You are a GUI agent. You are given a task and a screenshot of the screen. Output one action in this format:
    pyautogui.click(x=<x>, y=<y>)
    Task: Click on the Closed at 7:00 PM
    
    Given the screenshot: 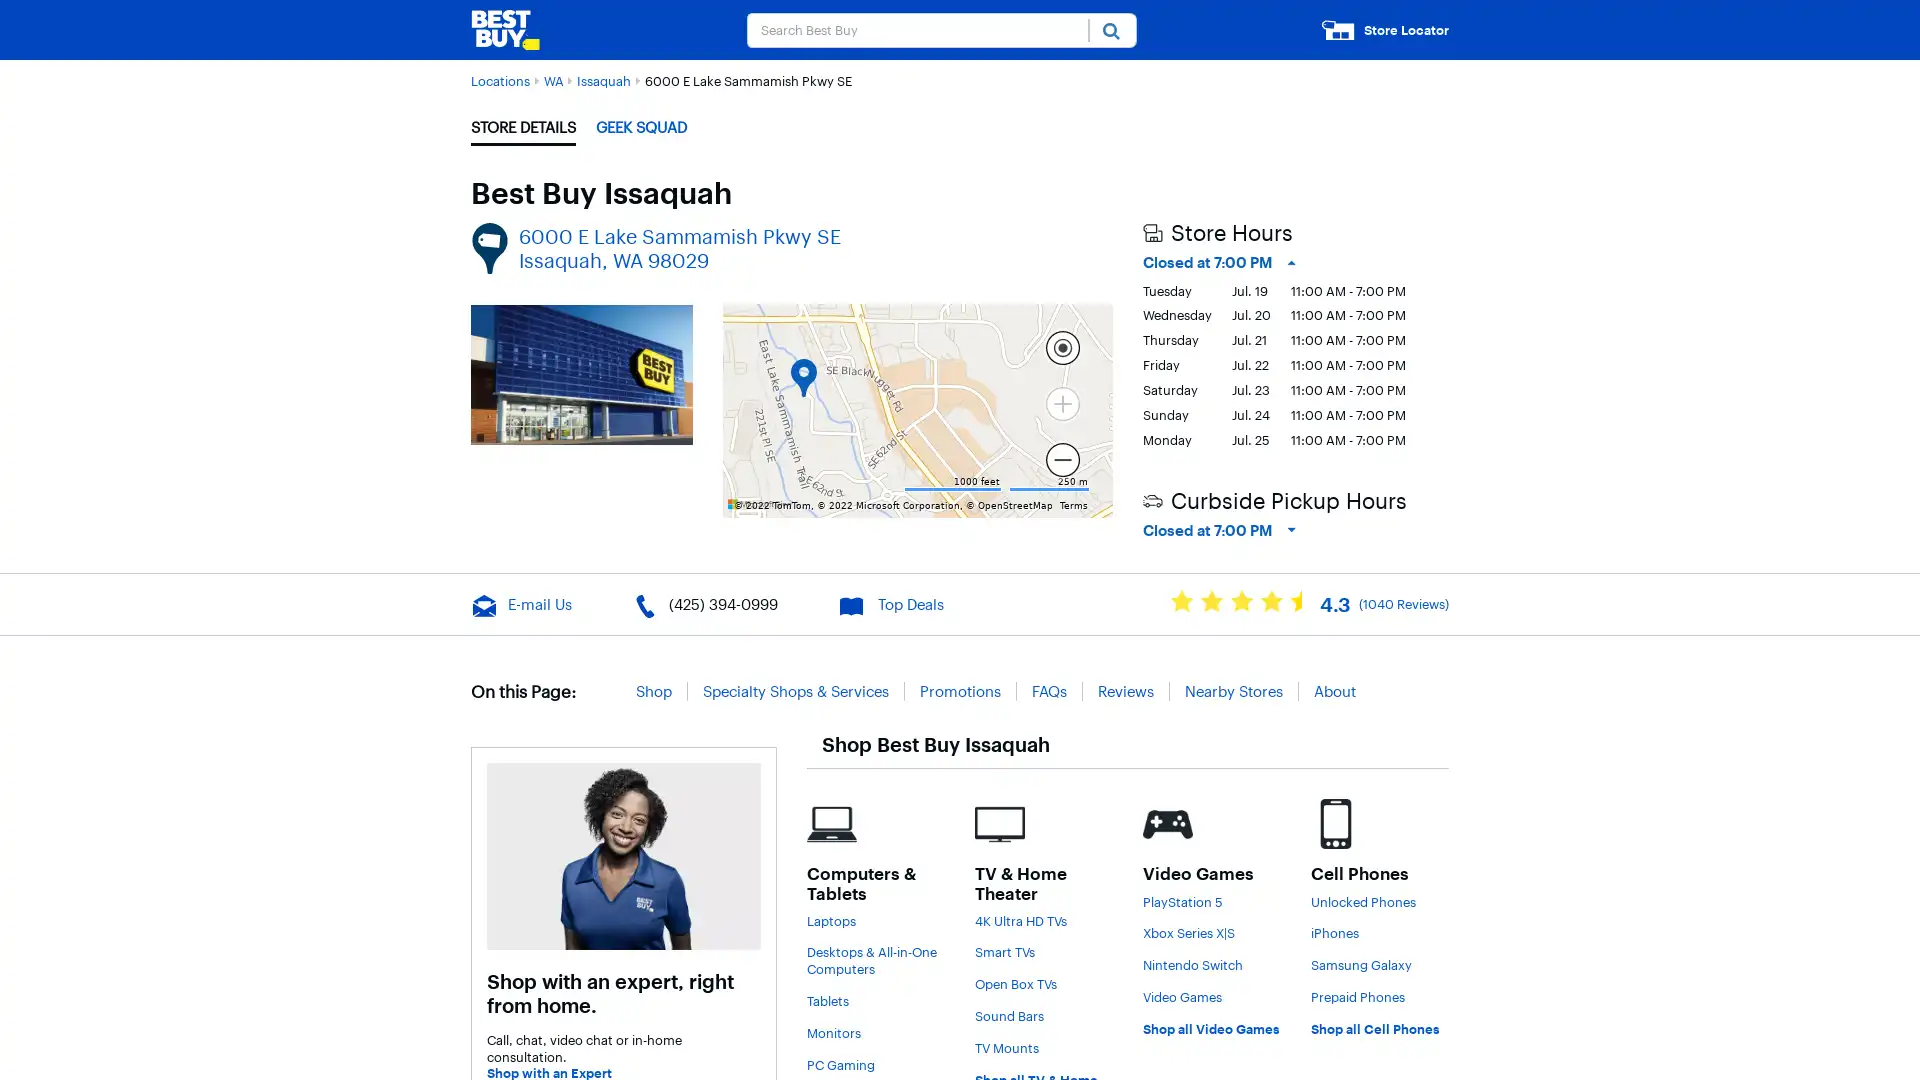 What is the action you would take?
    pyautogui.click(x=1218, y=530)
    